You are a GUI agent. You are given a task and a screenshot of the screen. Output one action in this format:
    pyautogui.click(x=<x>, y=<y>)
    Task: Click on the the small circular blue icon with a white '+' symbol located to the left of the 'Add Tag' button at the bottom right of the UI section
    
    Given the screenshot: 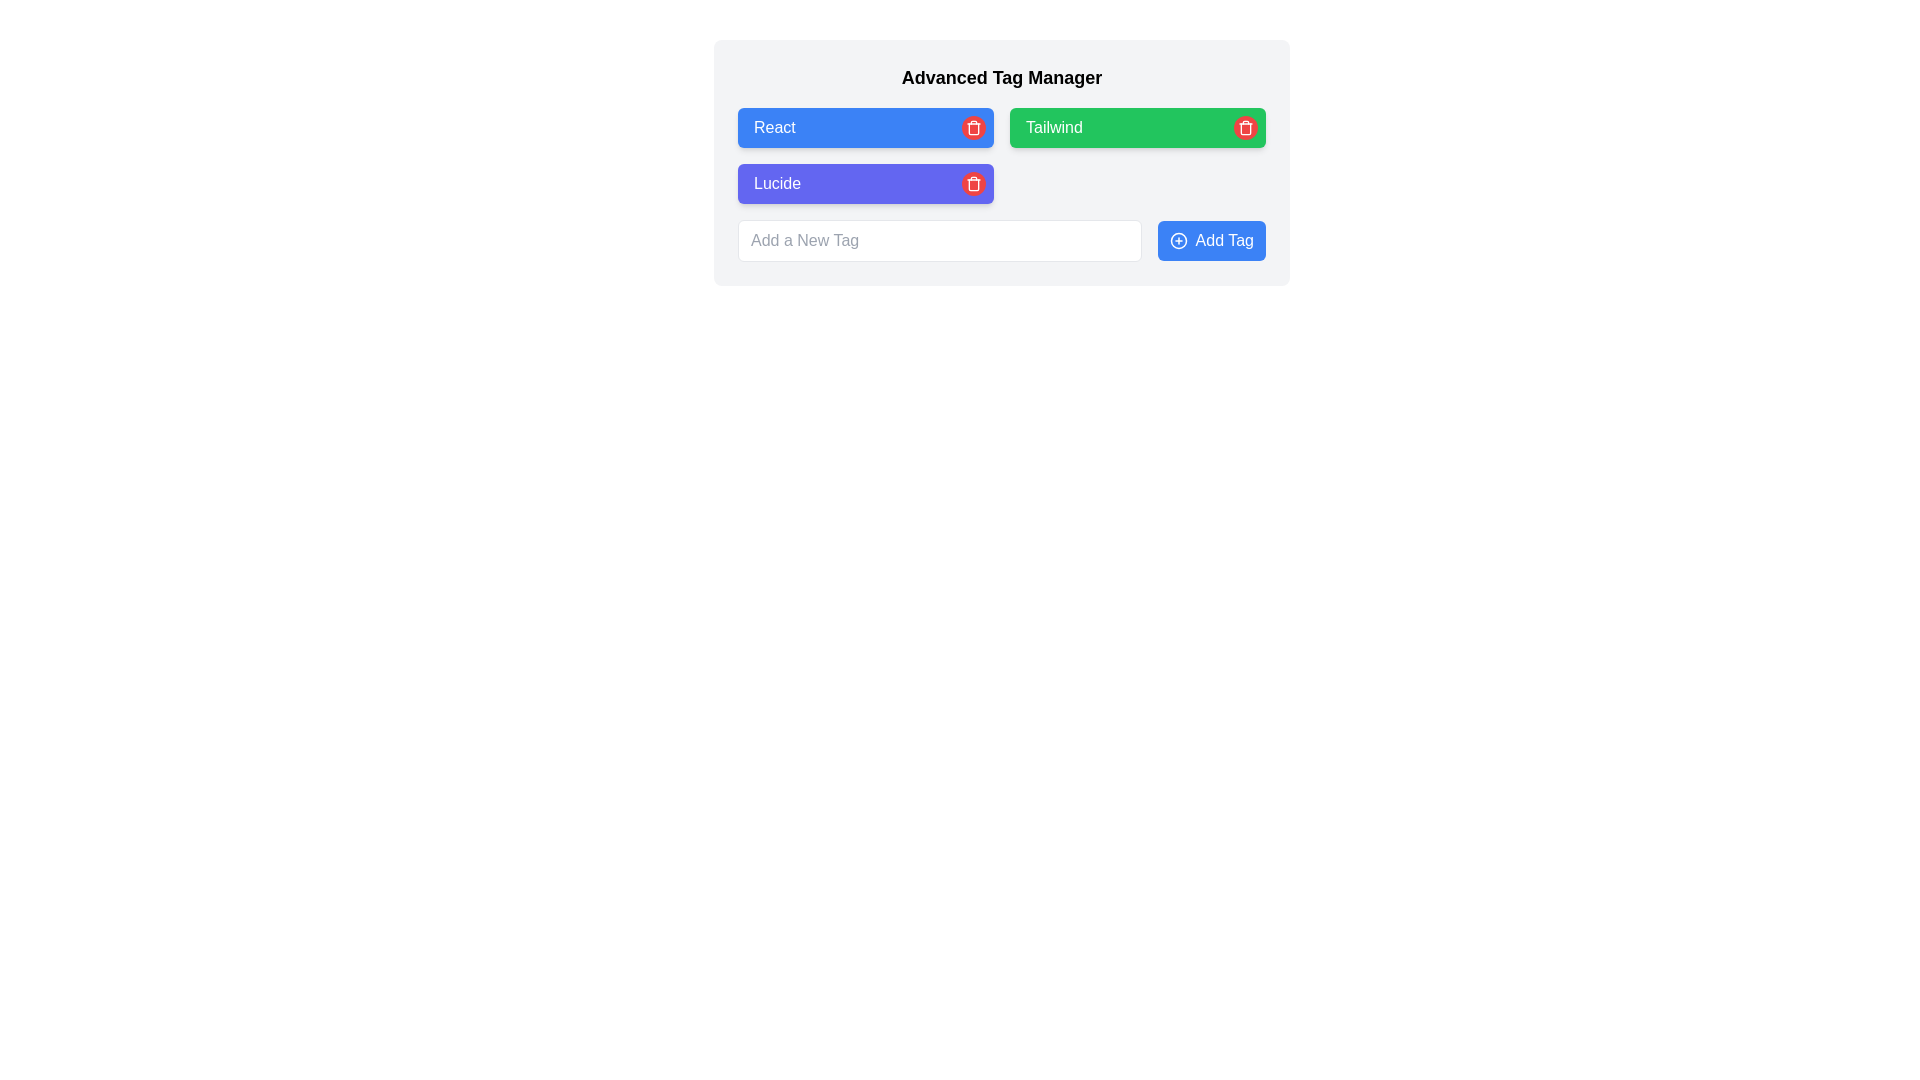 What is the action you would take?
    pyautogui.click(x=1178, y=239)
    